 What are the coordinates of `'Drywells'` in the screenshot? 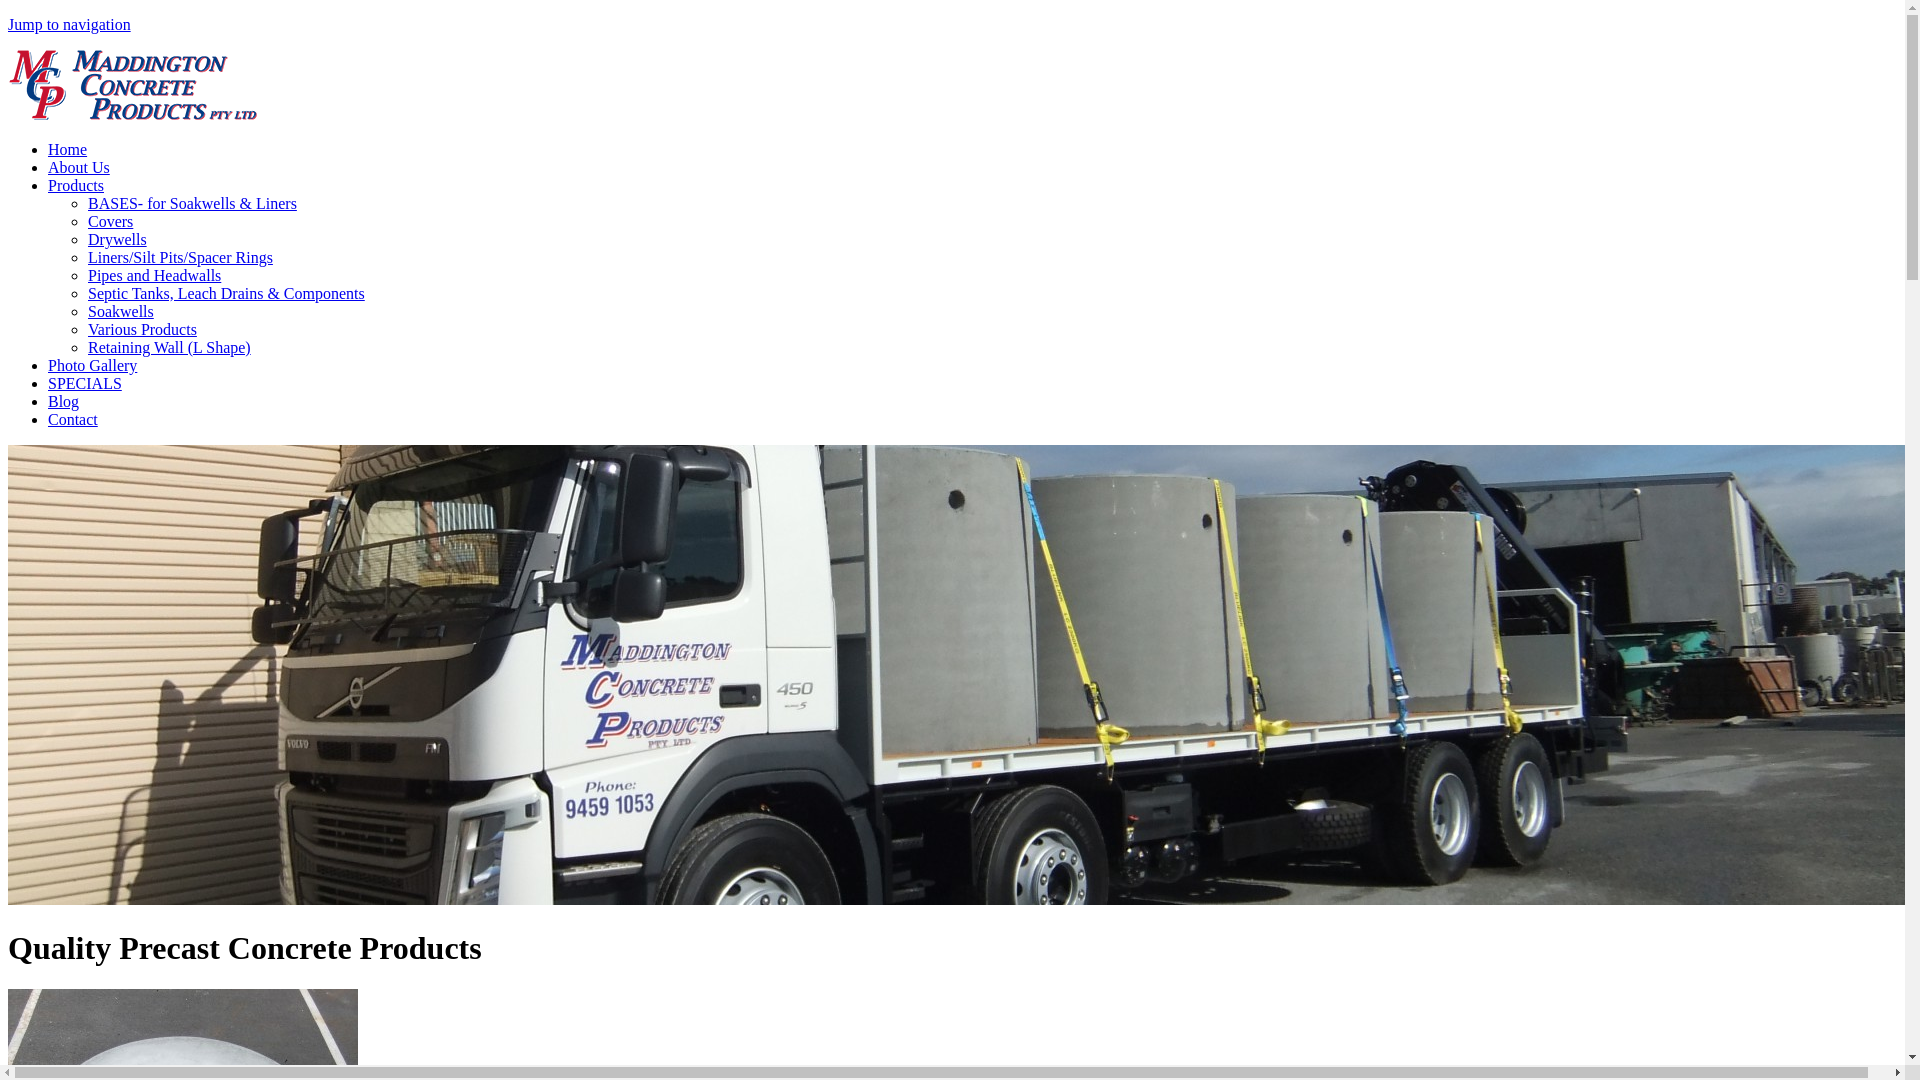 It's located at (86, 238).